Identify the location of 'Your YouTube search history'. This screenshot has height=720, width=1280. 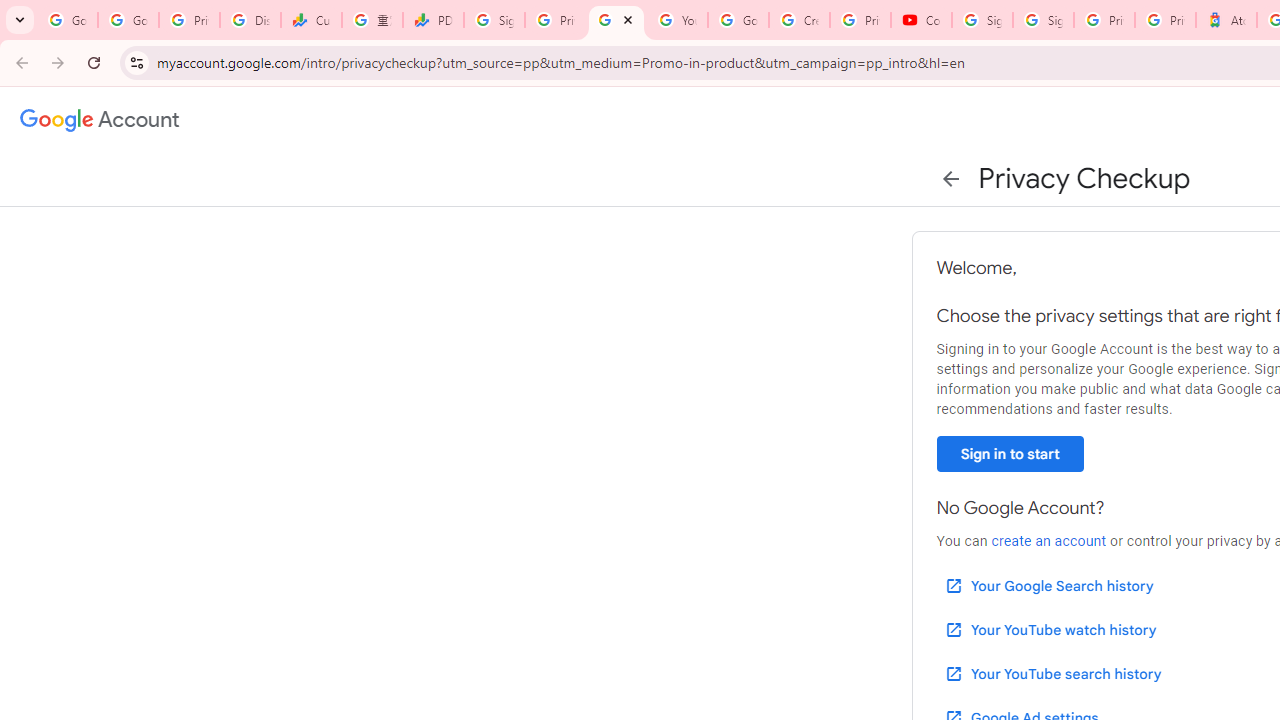
(1051, 673).